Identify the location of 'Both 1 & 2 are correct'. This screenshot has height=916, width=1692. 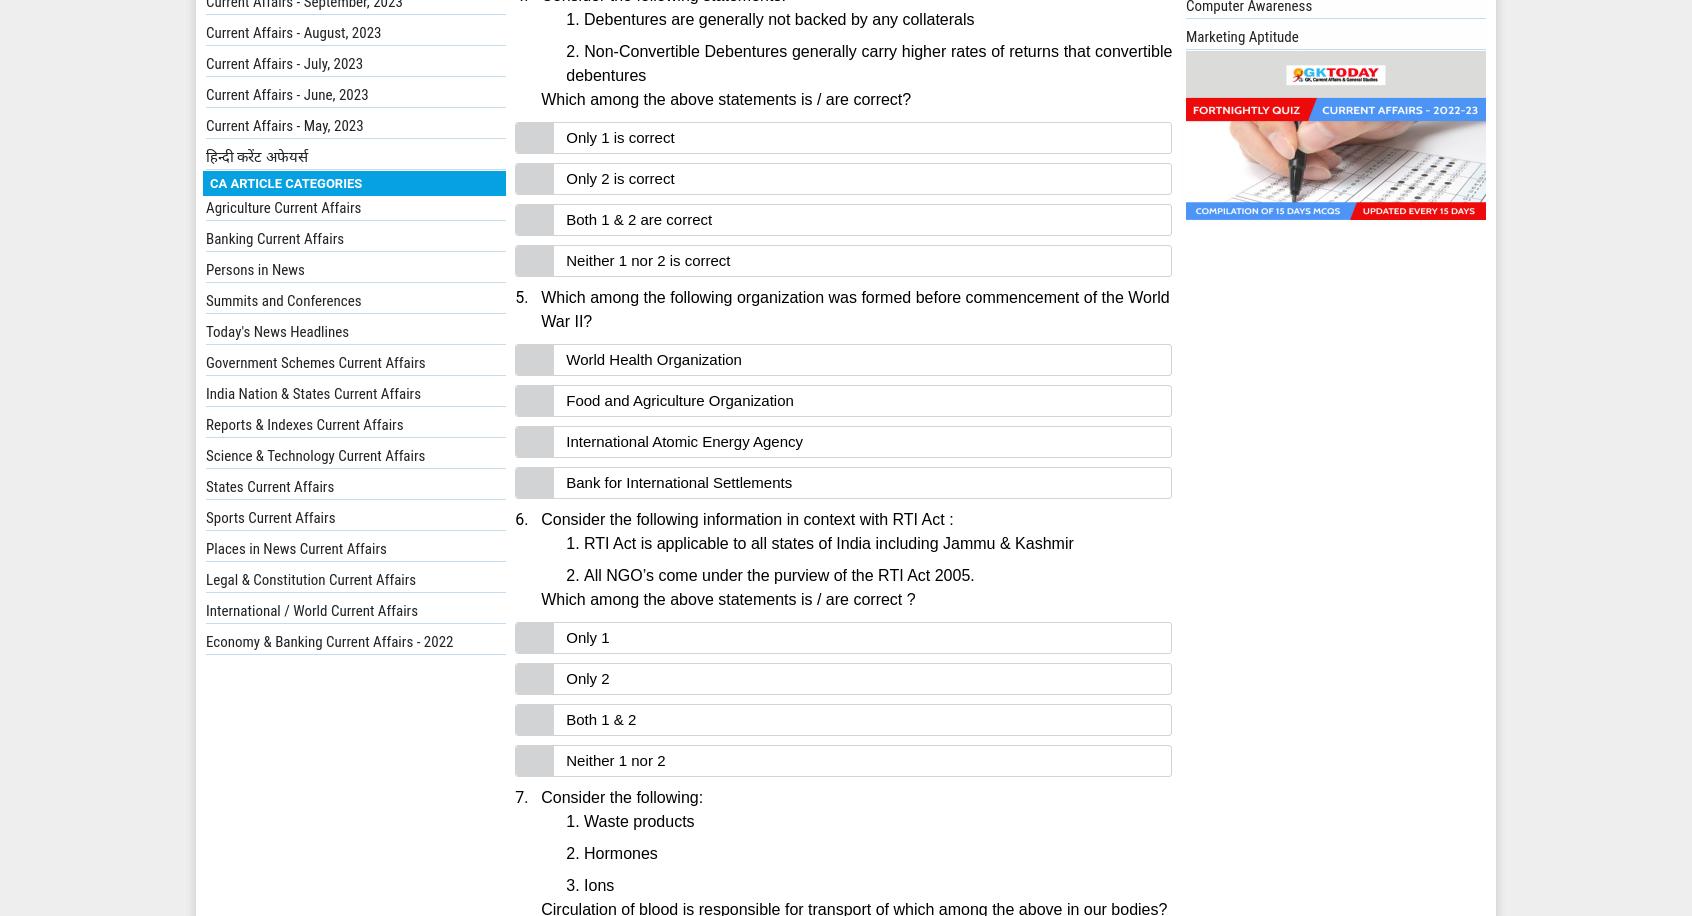
(639, 218).